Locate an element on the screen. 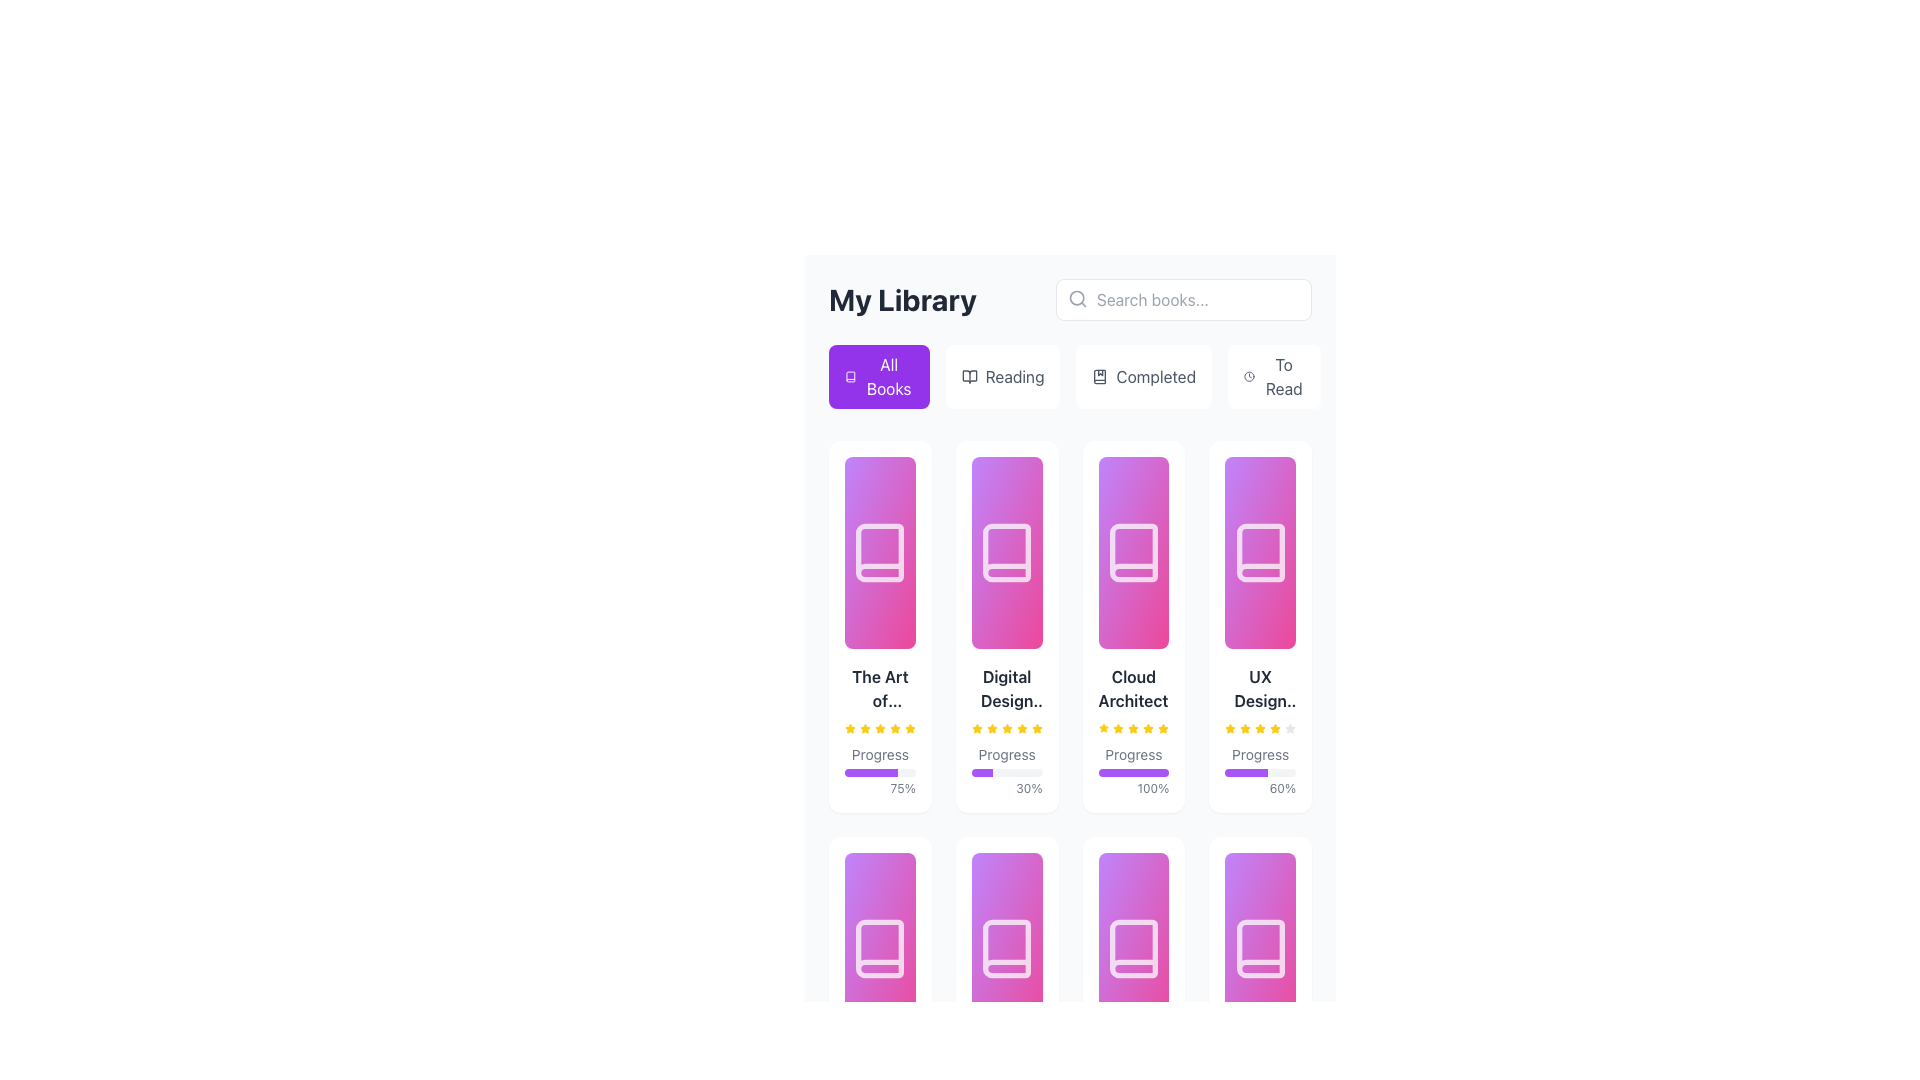 This screenshot has width=1920, height=1080. details of the first star-shaped icon with a yellow fill and black border, representing the rating for the book titled 'The Art of...' is located at coordinates (850, 729).